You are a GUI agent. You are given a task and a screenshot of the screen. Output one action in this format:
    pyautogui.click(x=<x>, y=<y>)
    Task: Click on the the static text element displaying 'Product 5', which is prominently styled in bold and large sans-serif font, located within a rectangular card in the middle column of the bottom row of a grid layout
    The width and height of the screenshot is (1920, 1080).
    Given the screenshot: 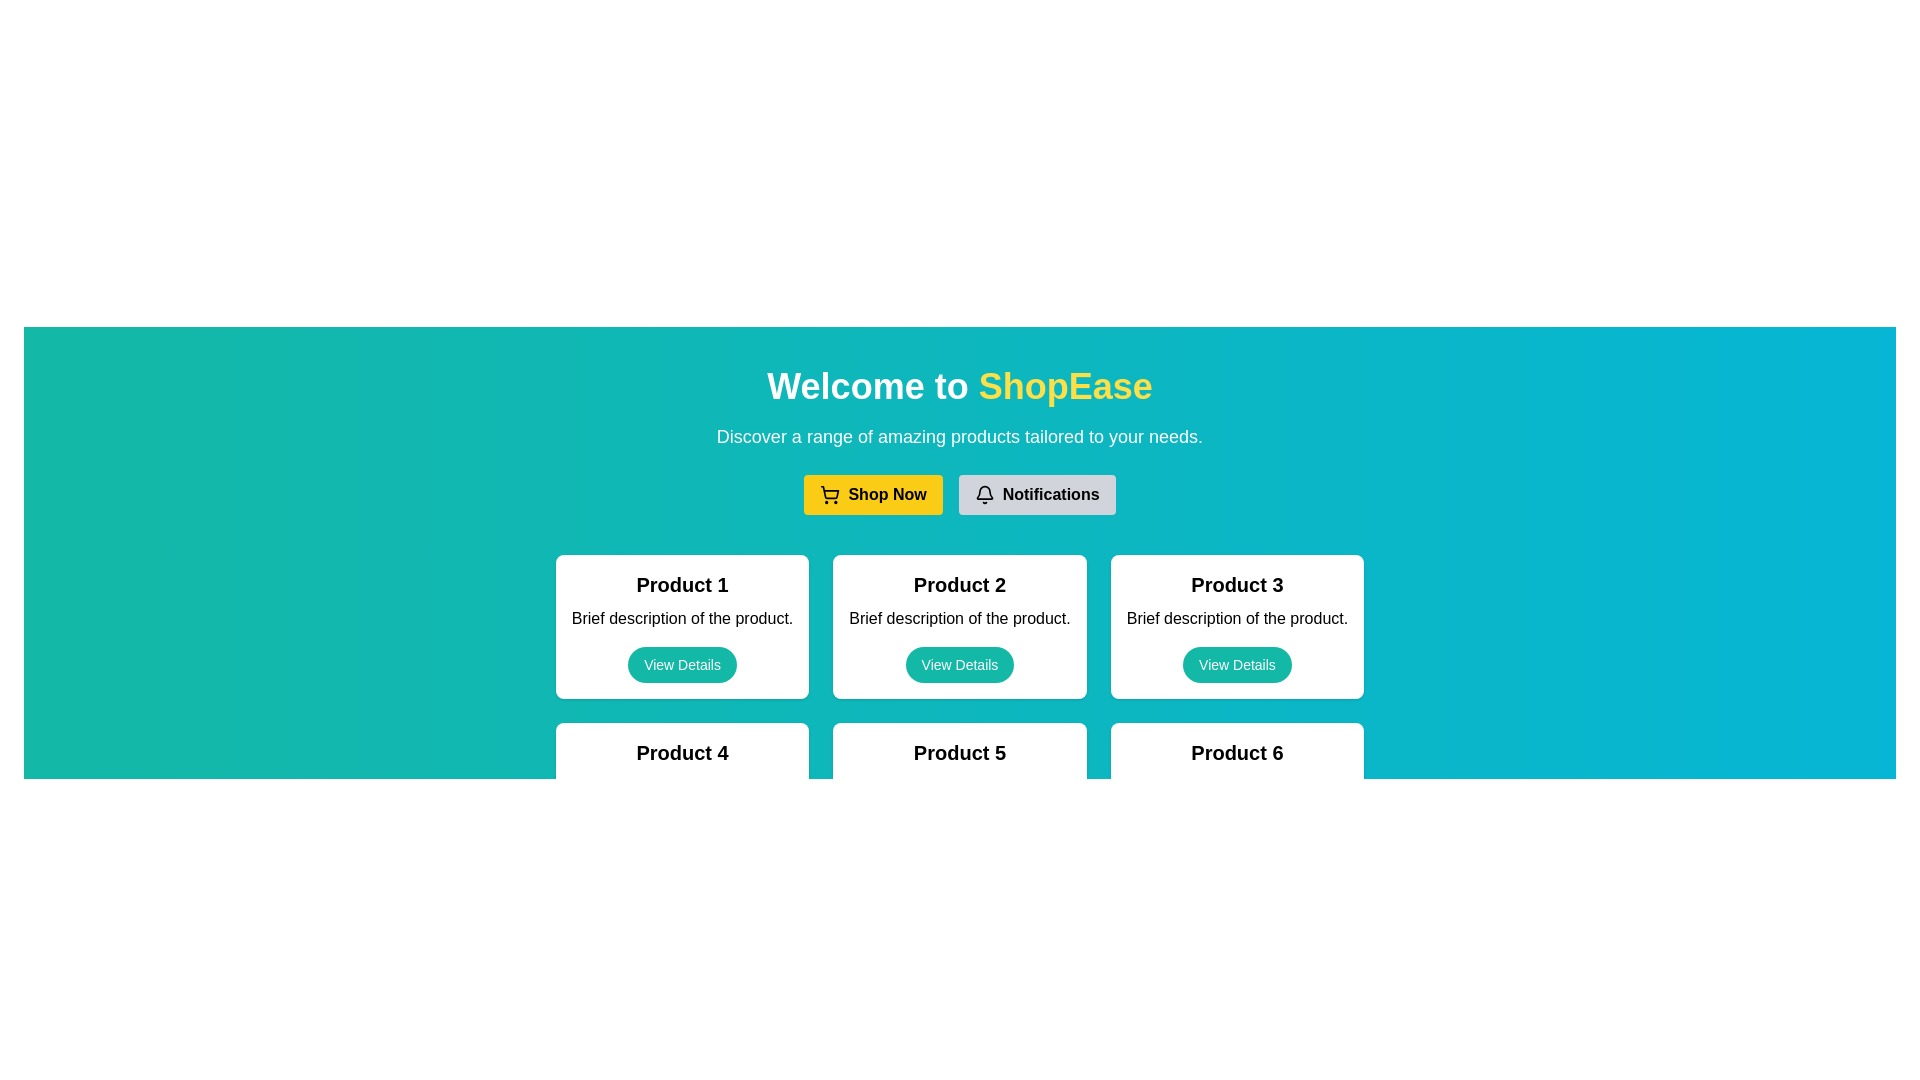 What is the action you would take?
    pyautogui.click(x=960, y=752)
    